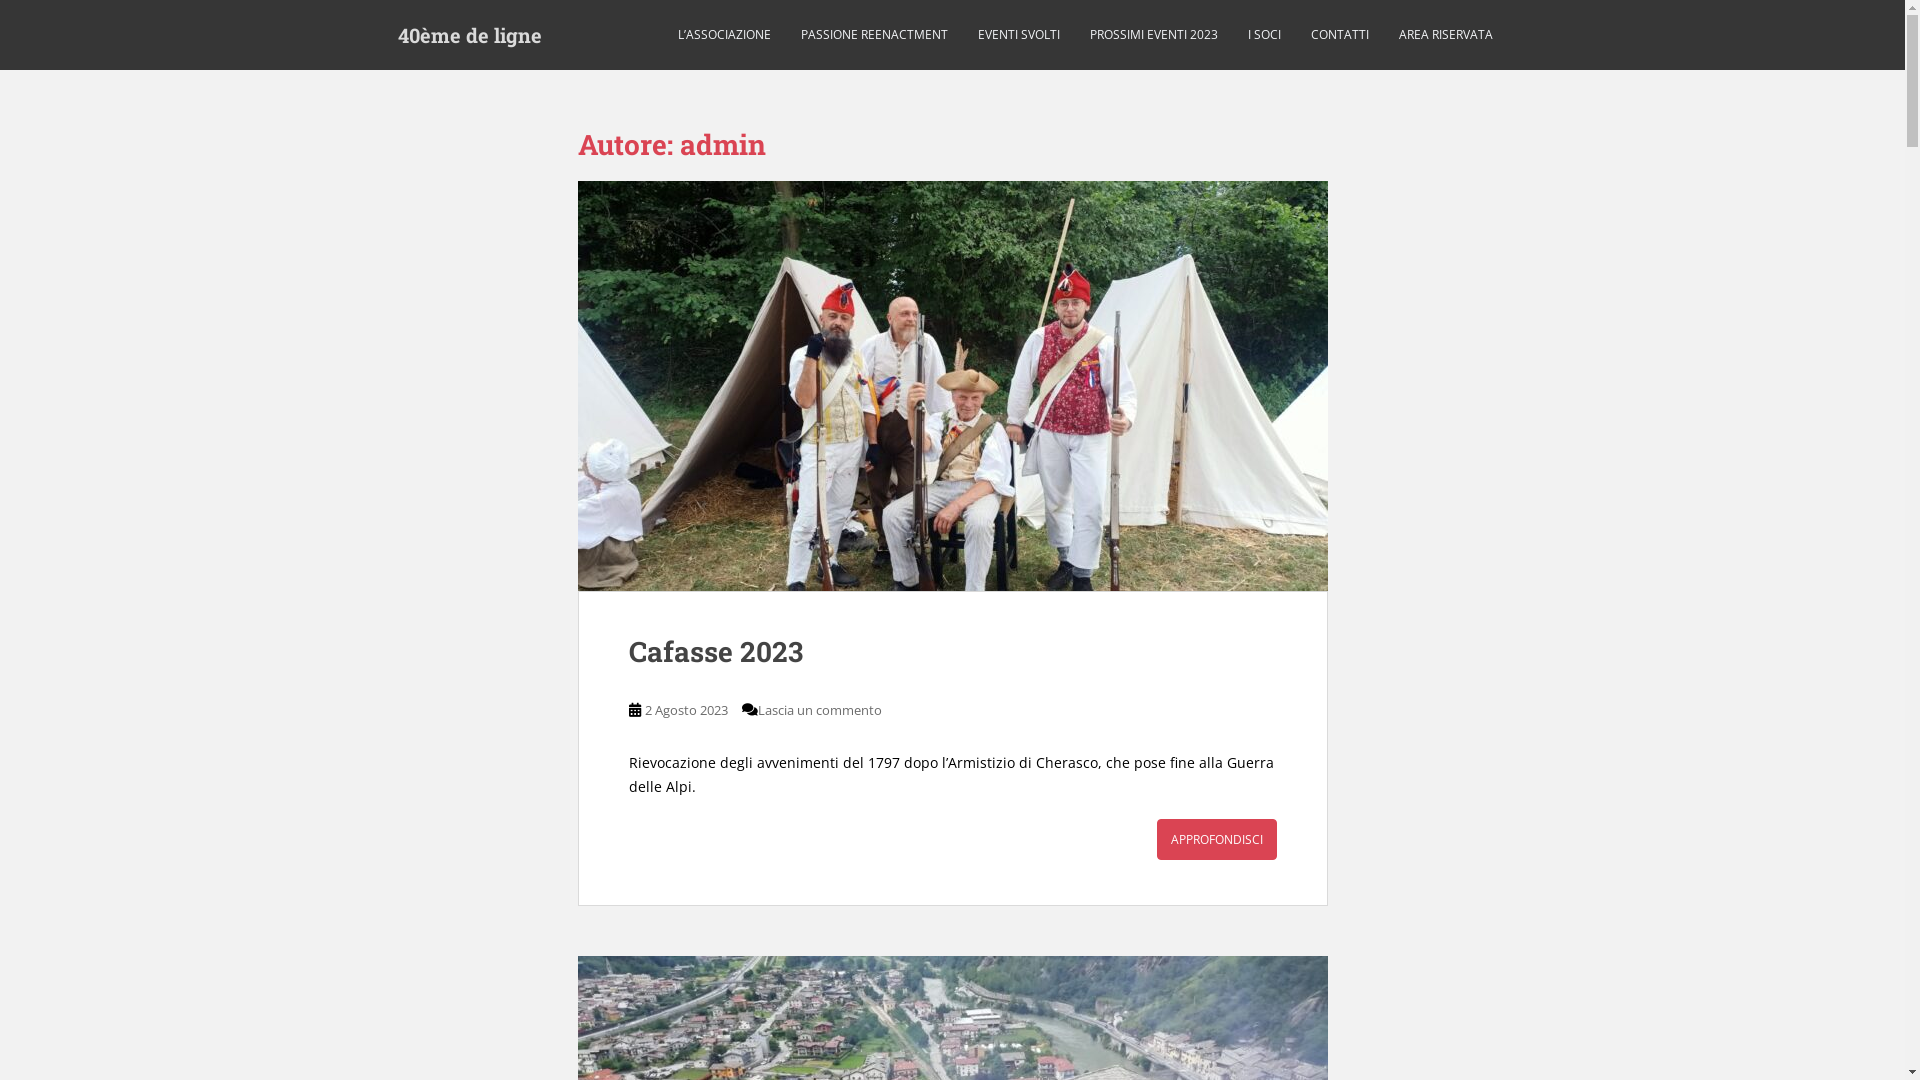 This screenshot has height=1080, width=1920. What do you see at coordinates (1018, 34) in the screenshot?
I see `'EVENTI SVOLTI'` at bounding box center [1018, 34].